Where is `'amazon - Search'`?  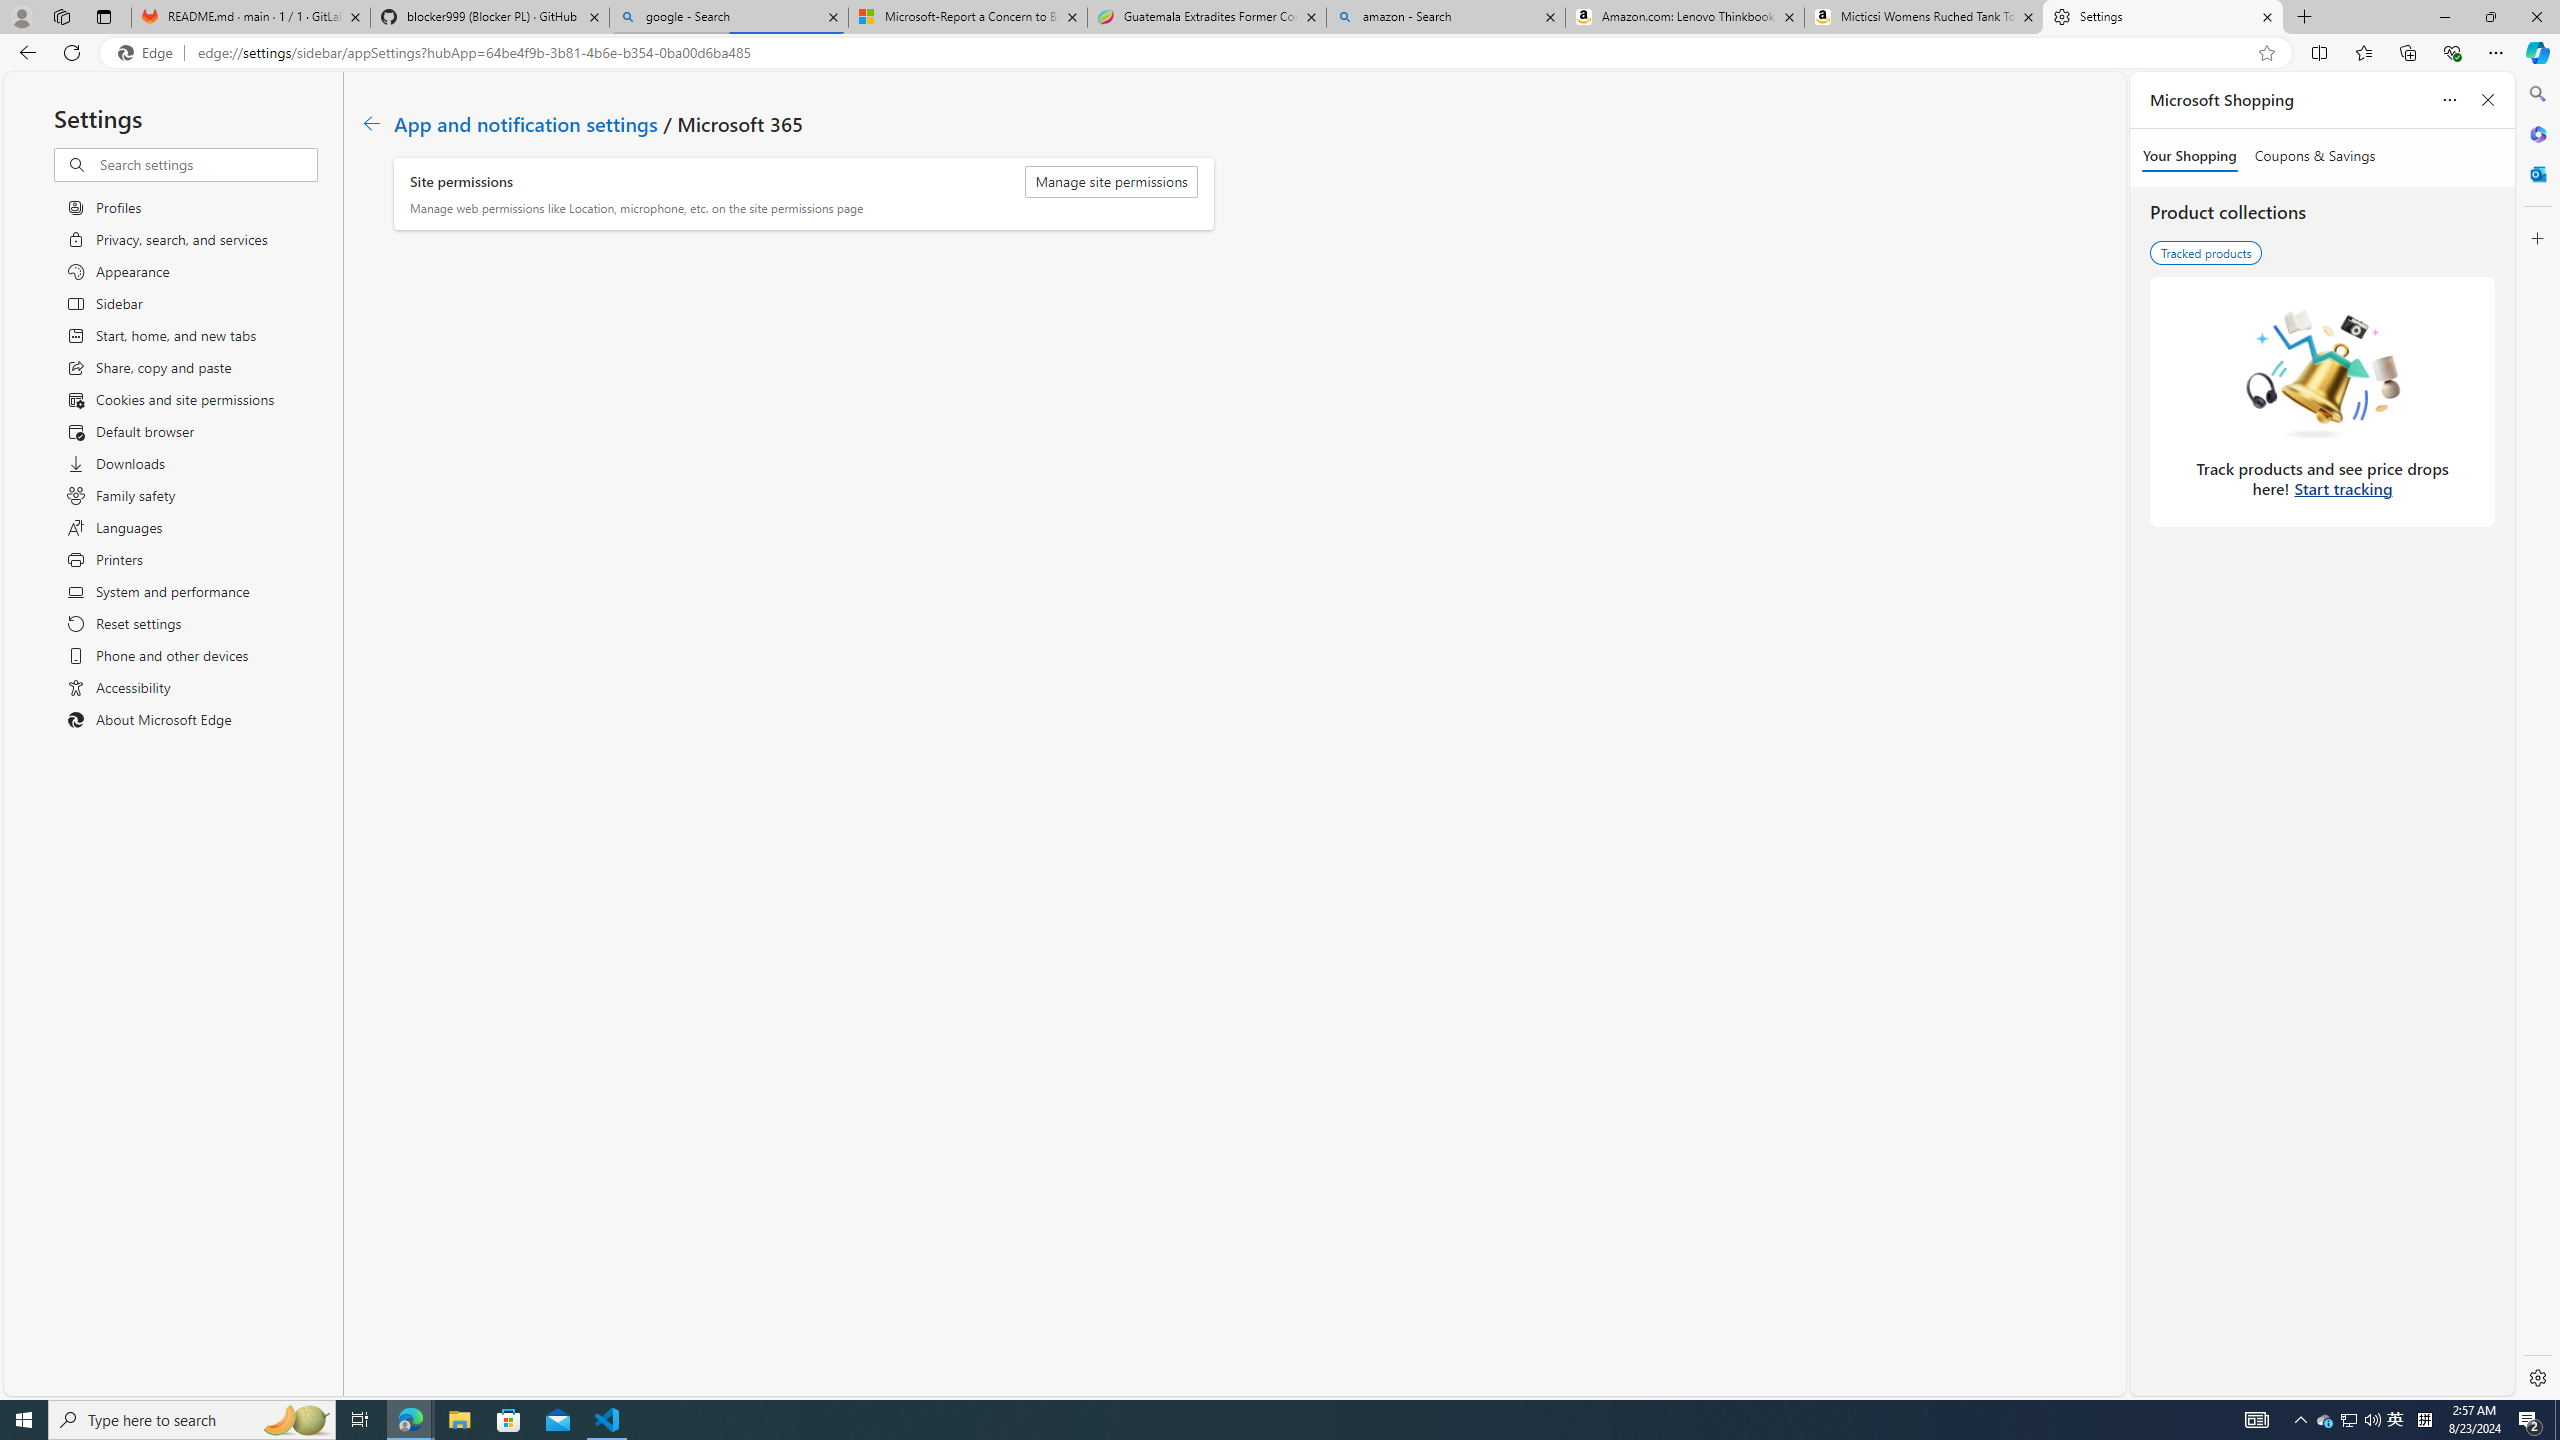 'amazon - Search' is located at coordinates (1446, 16).